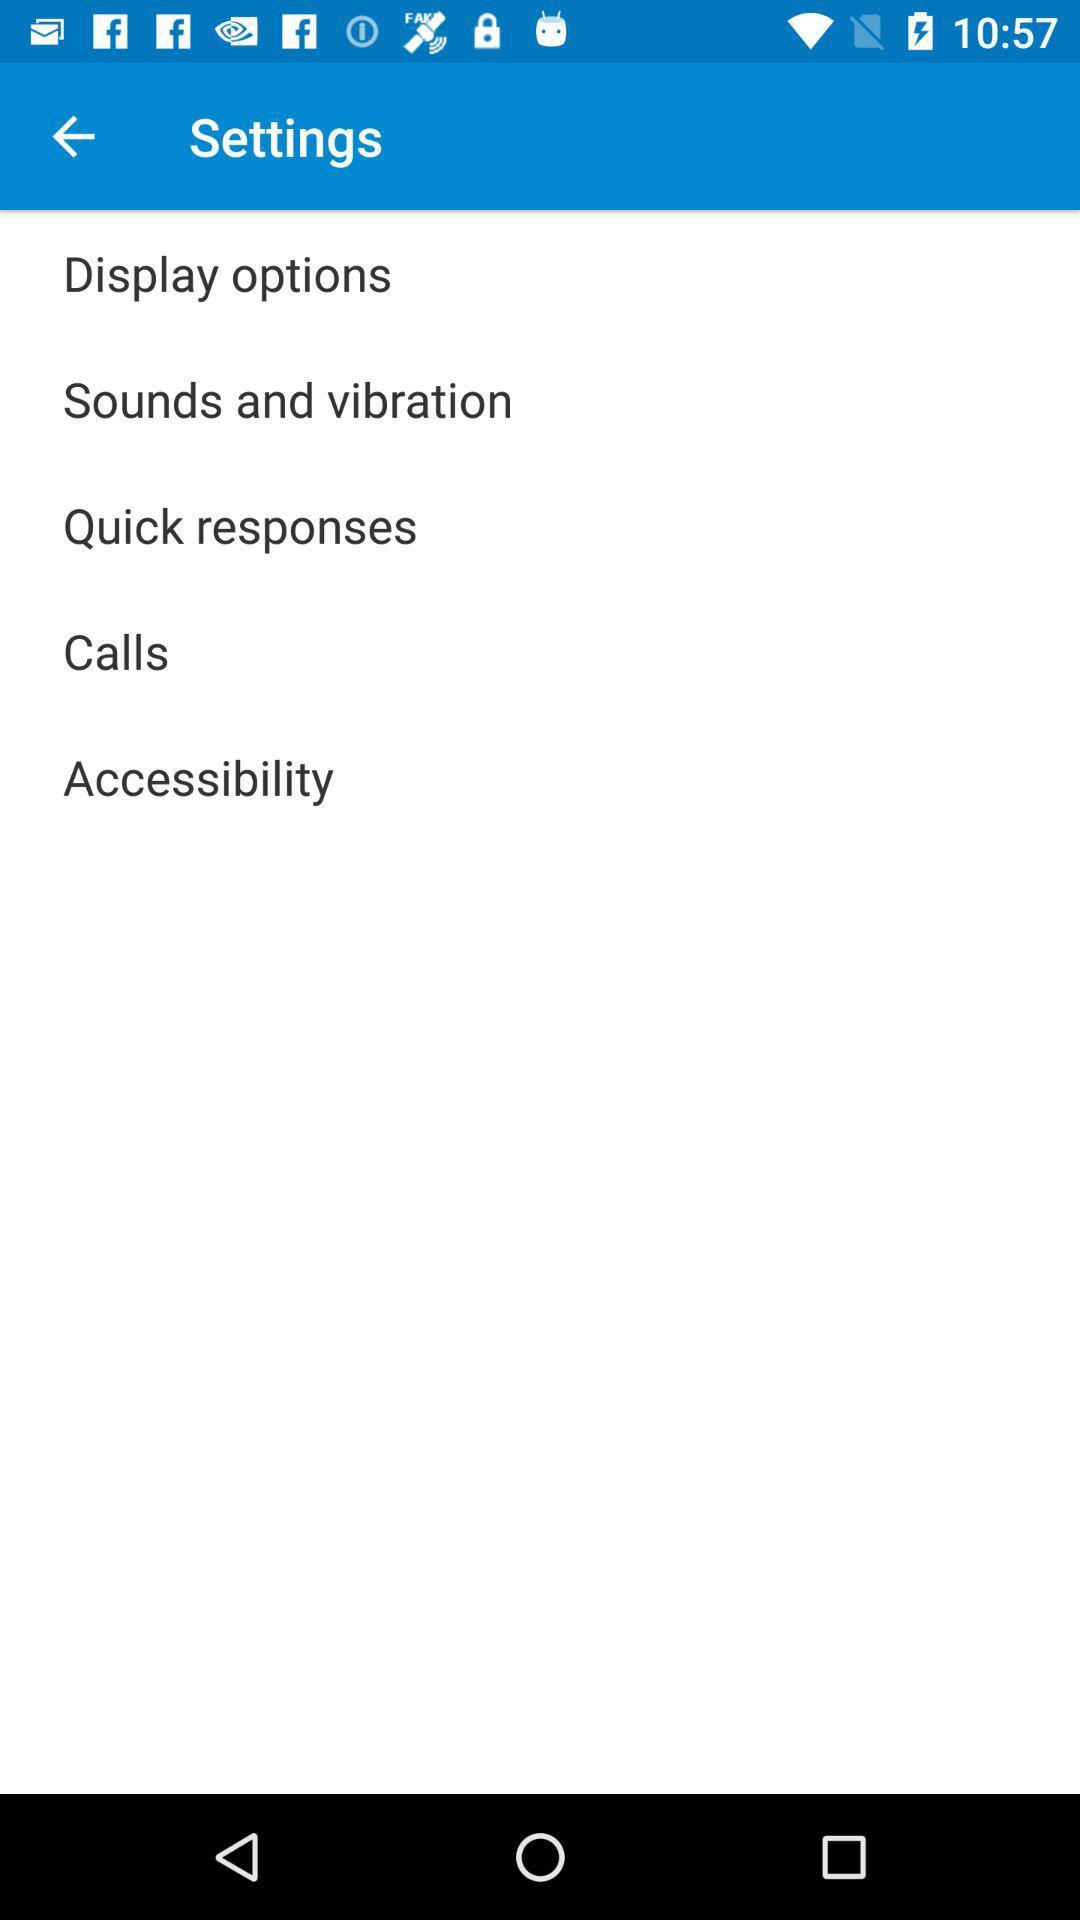 The image size is (1080, 1920). What do you see at coordinates (72, 135) in the screenshot?
I see `app next to the settings app` at bounding box center [72, 135].